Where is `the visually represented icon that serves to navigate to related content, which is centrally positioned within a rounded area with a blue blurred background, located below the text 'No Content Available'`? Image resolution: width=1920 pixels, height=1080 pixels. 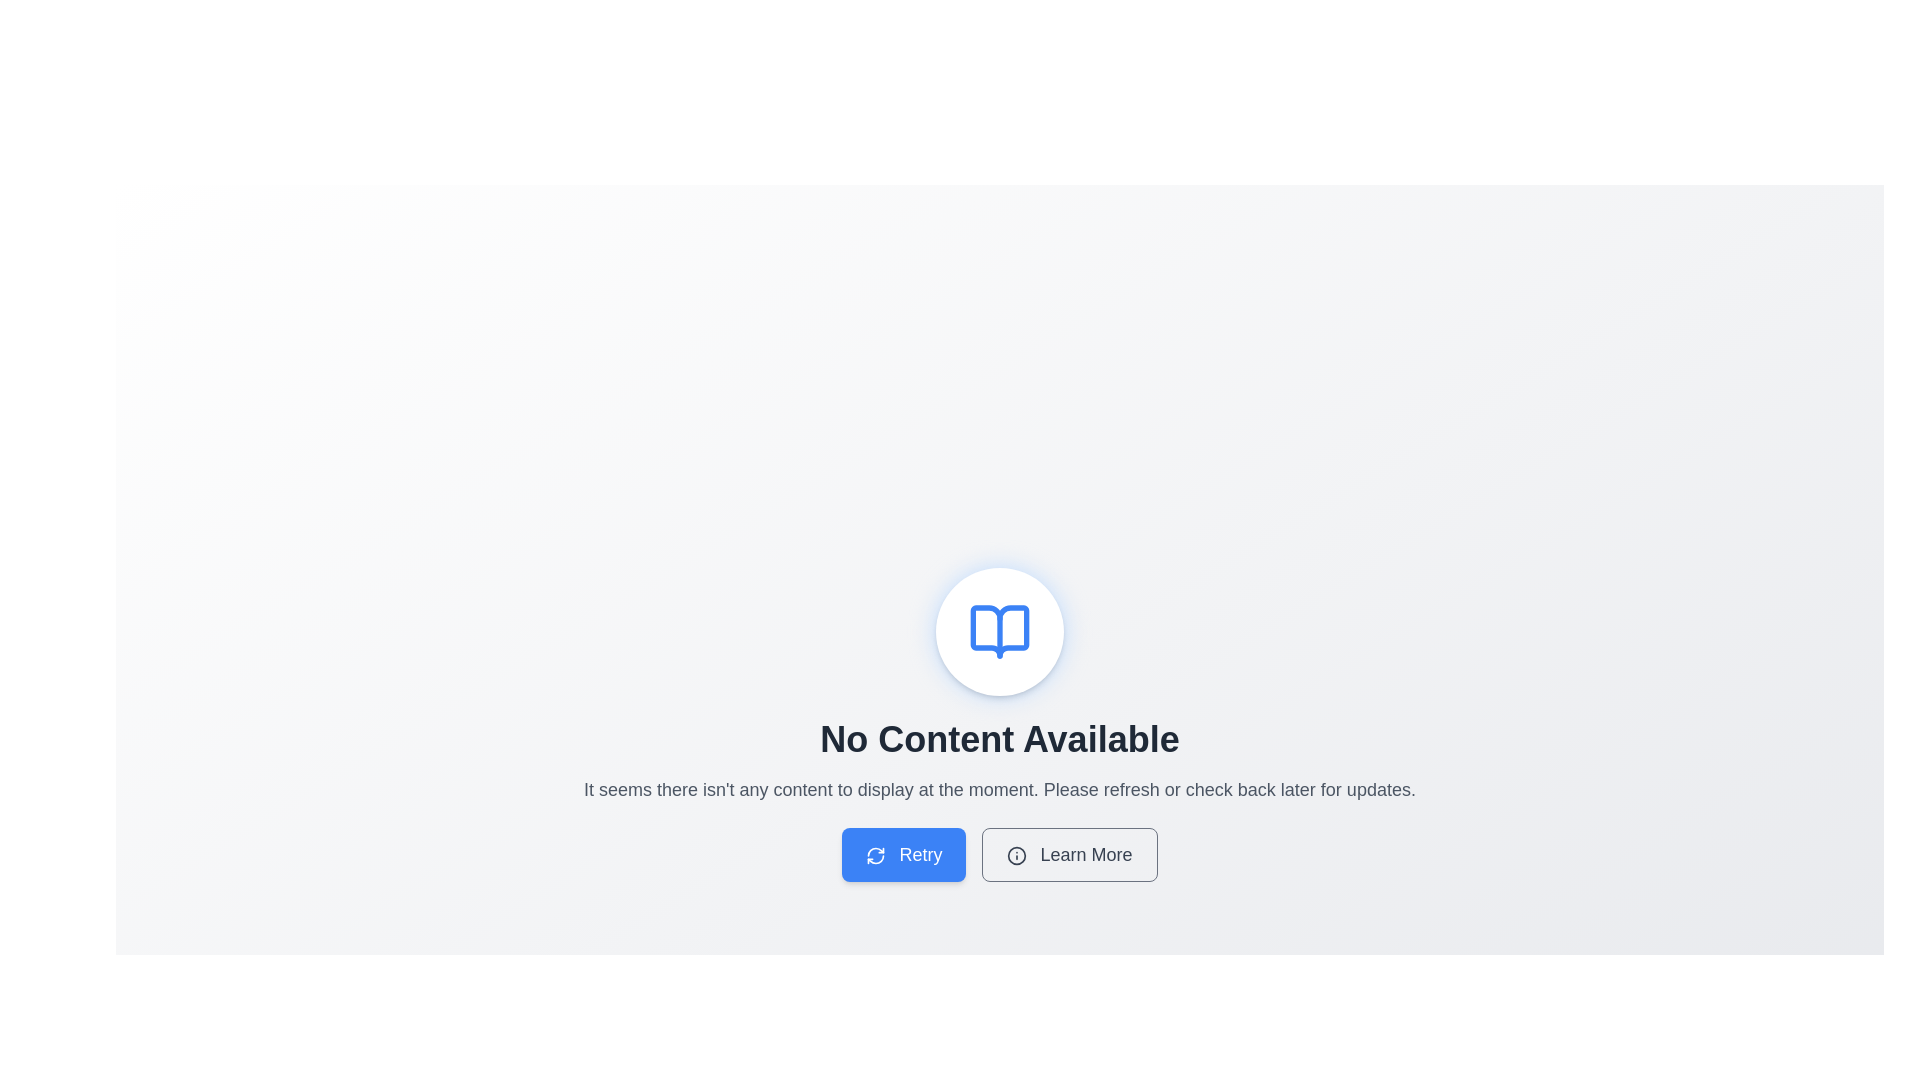
the visually represented icon that serves to navigate to related content, which is centrally positioned within a rounded area with a blue blurred background, located below the text 'No Content Available' is located at coordinates (999, 632).